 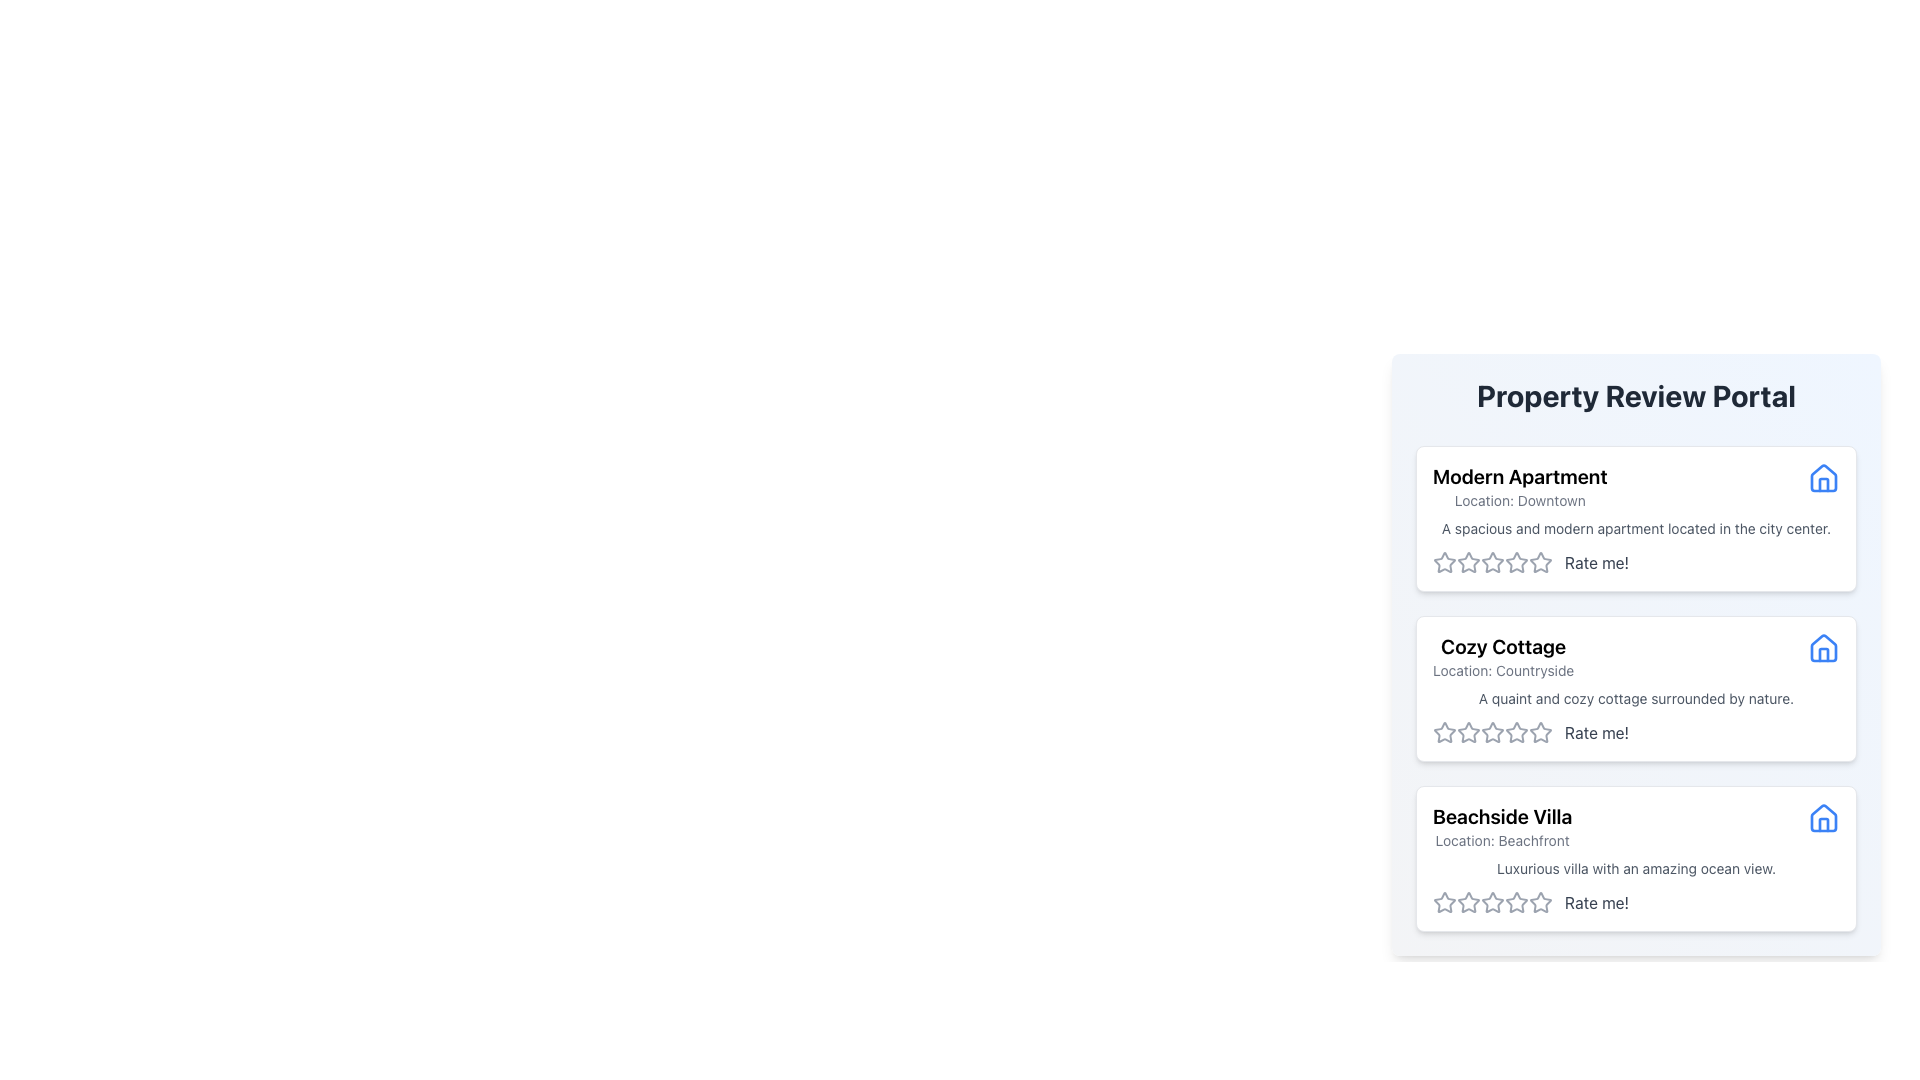 What do you see at coordinates (1824, 655) in the screenshot?
I see `the lower central part of the house icon within the 'Cozy Cottage' entry in the list` at bounding box center [1824, 655].